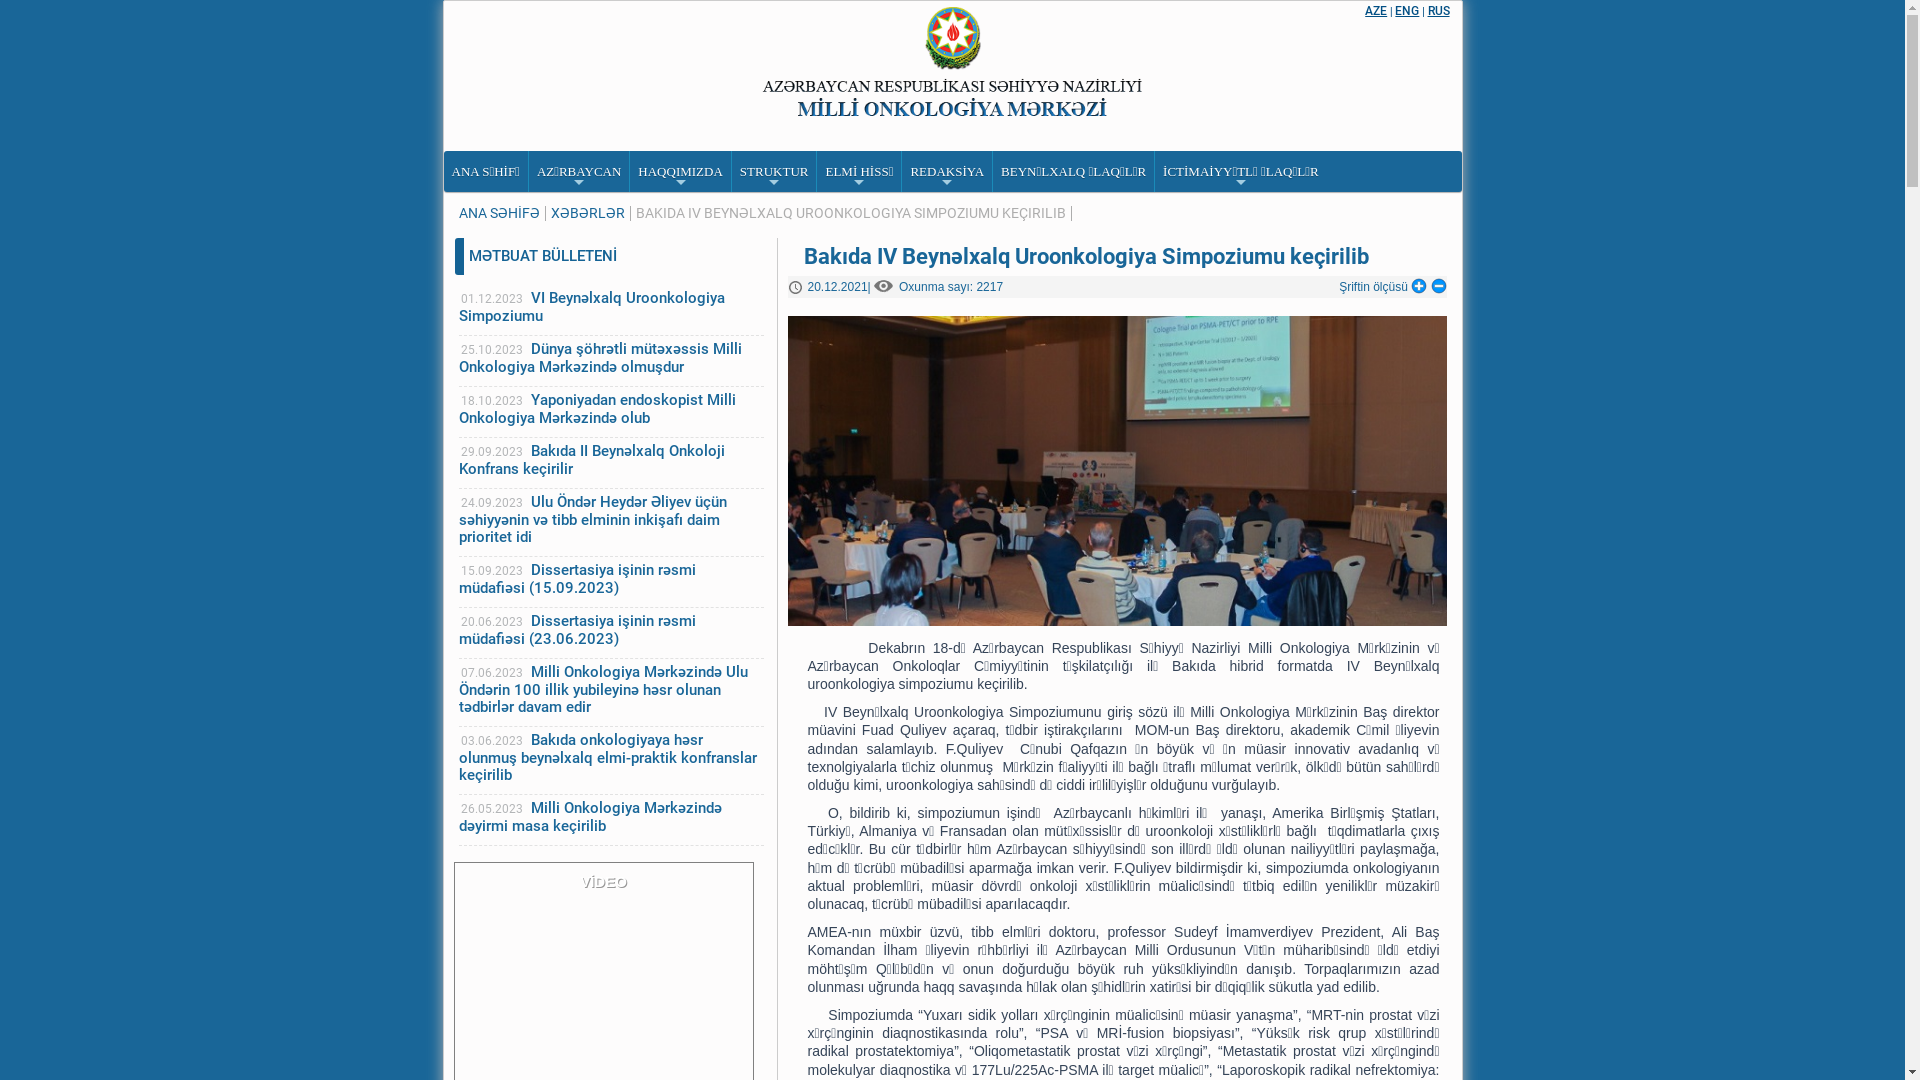 The height and width of the screenshot is (1080, 1920). What do you see at coordinates (680, 170) in the screenshot?
I see `'+` at bounding box center [680, 170].